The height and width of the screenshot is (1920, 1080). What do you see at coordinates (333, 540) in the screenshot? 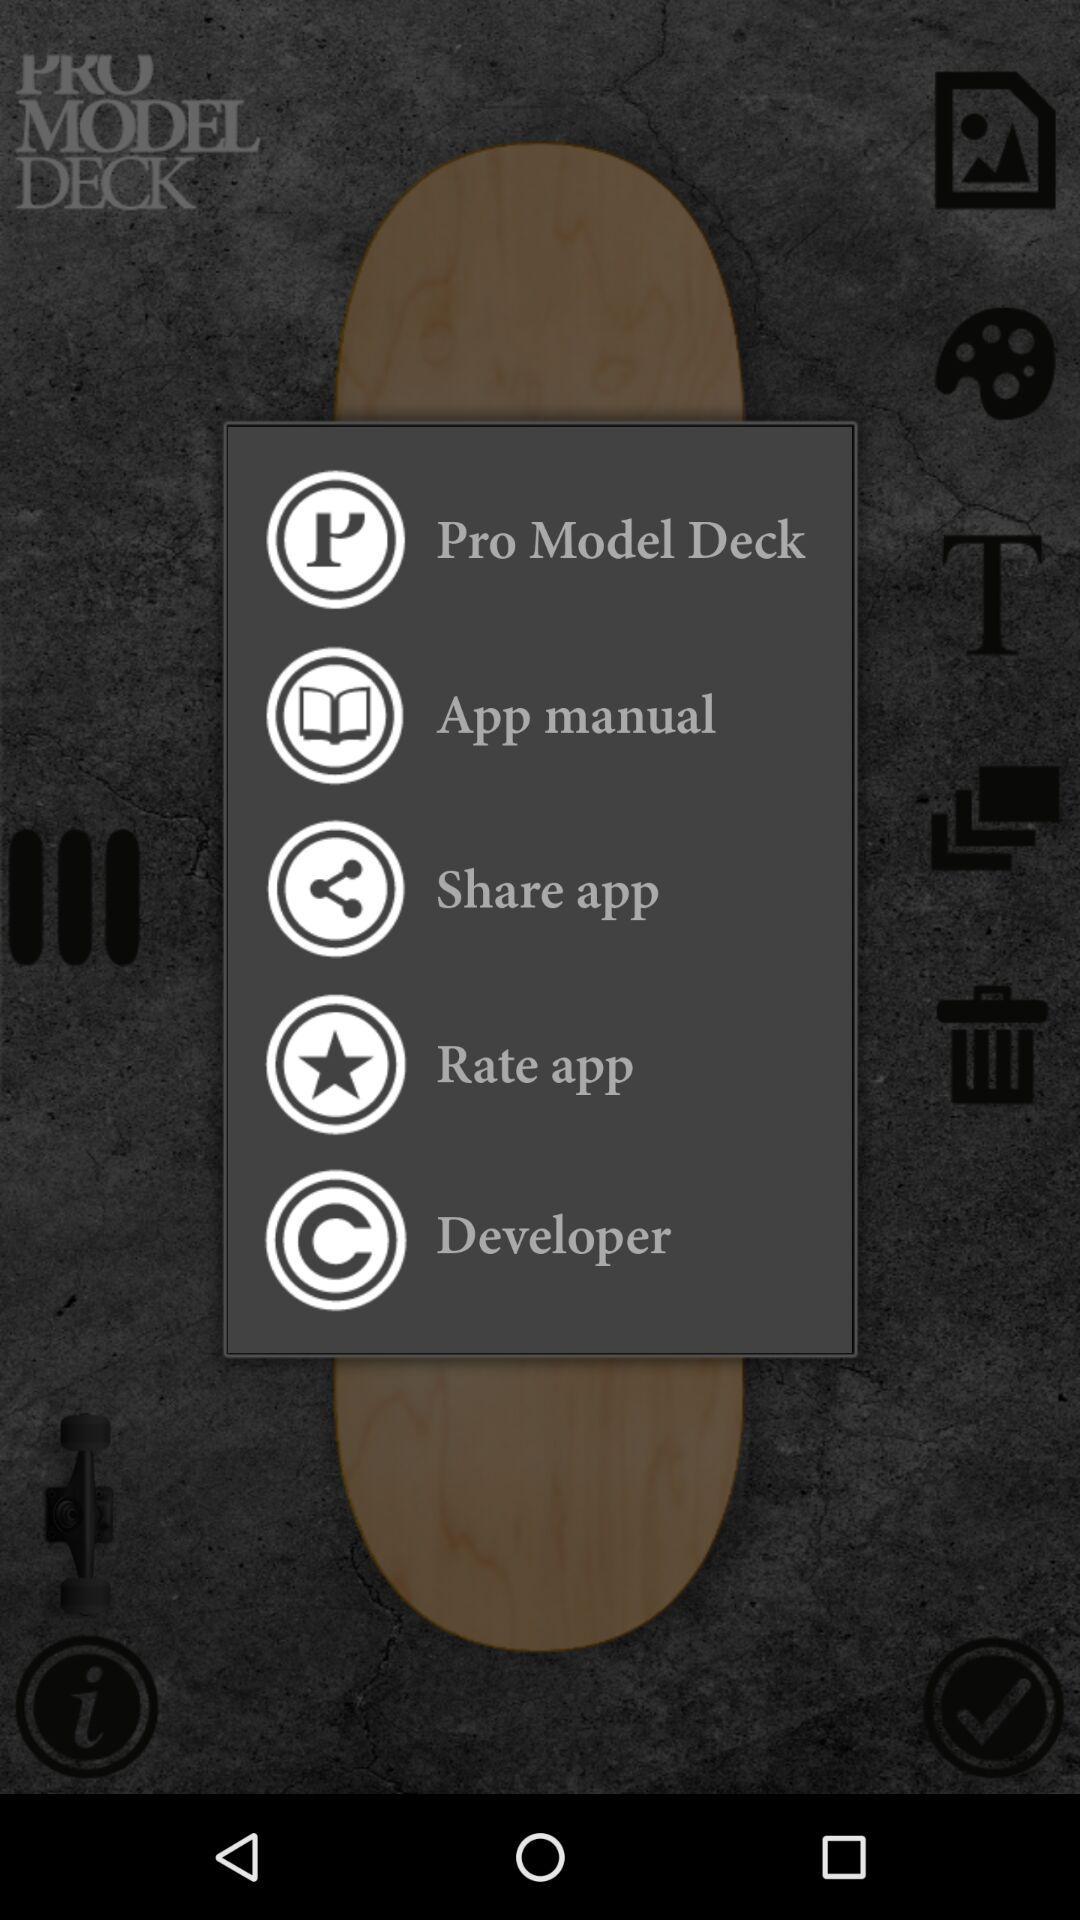
I see `open pro model deck` at bounding box center [333, 540].